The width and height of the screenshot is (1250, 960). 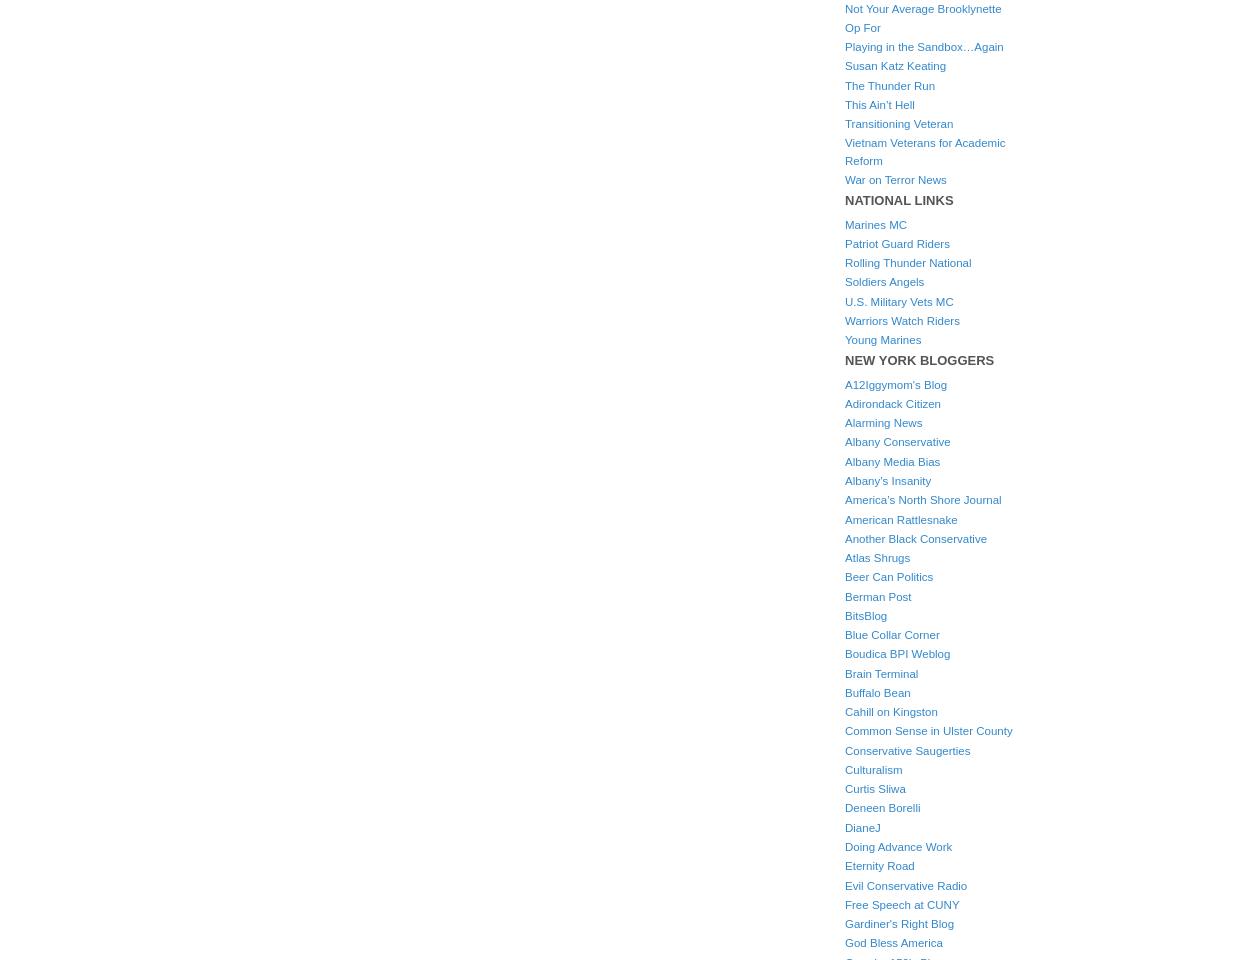 What do you see at coordinates (895, 178) in the screenshot?
I see `'War on Terror News'` at bounding box center [895, 178].